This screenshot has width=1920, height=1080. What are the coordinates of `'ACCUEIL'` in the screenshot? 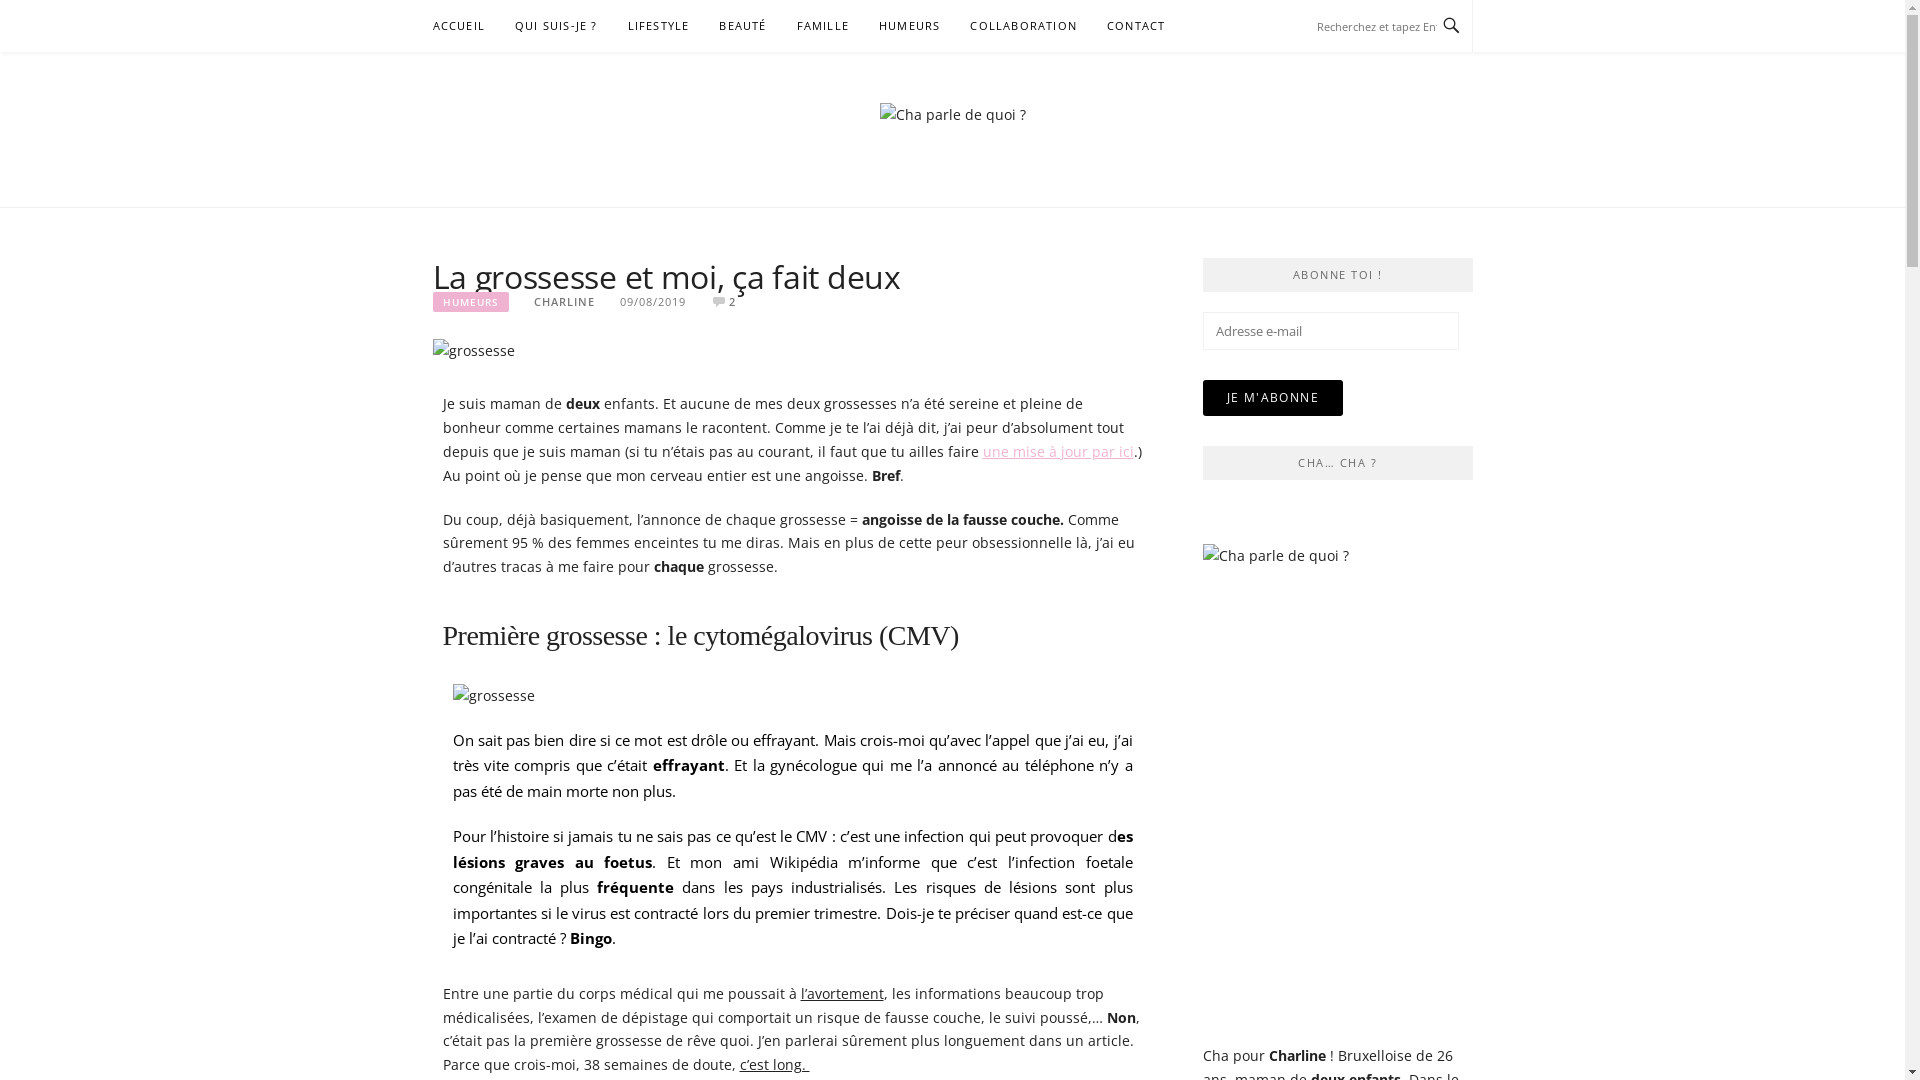 It's located at (456, 26).